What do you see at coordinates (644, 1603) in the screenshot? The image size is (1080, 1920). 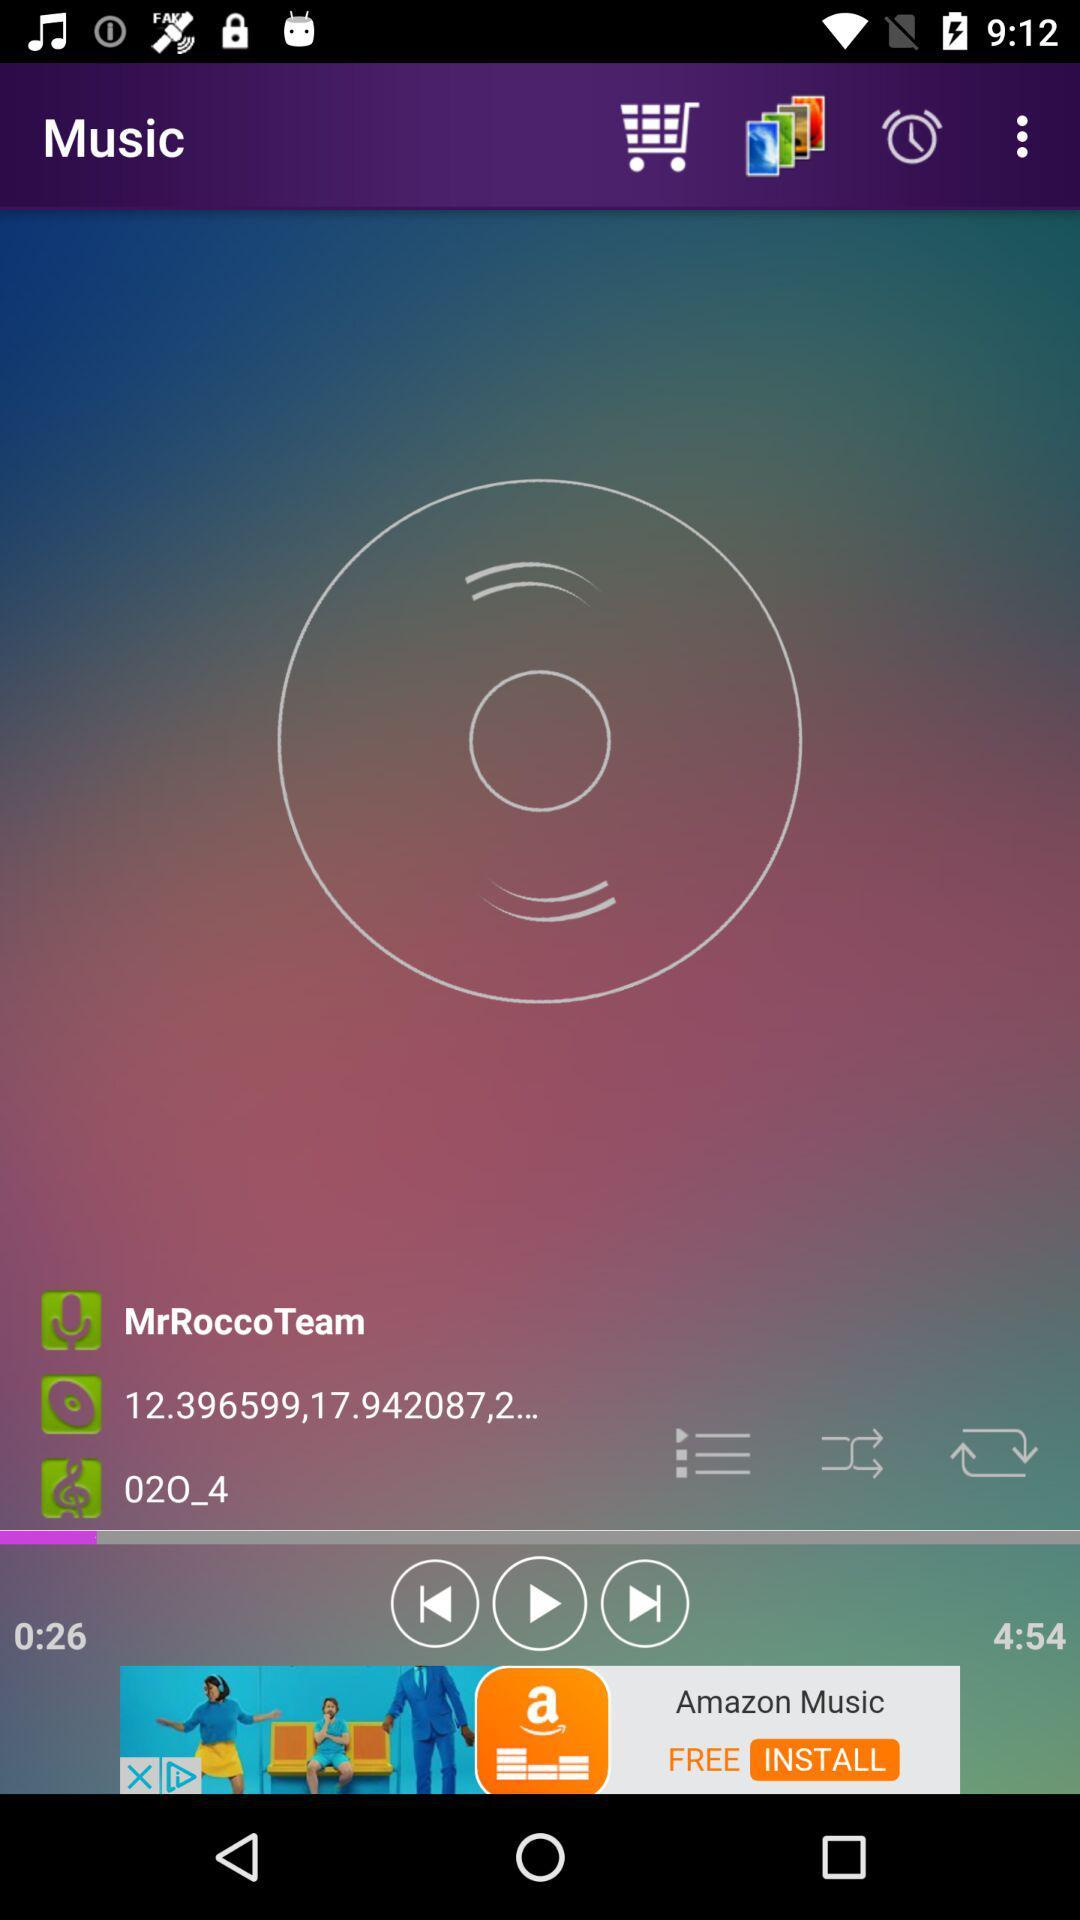 I see `the skip_next icon` at bounding box center [644, 1603].